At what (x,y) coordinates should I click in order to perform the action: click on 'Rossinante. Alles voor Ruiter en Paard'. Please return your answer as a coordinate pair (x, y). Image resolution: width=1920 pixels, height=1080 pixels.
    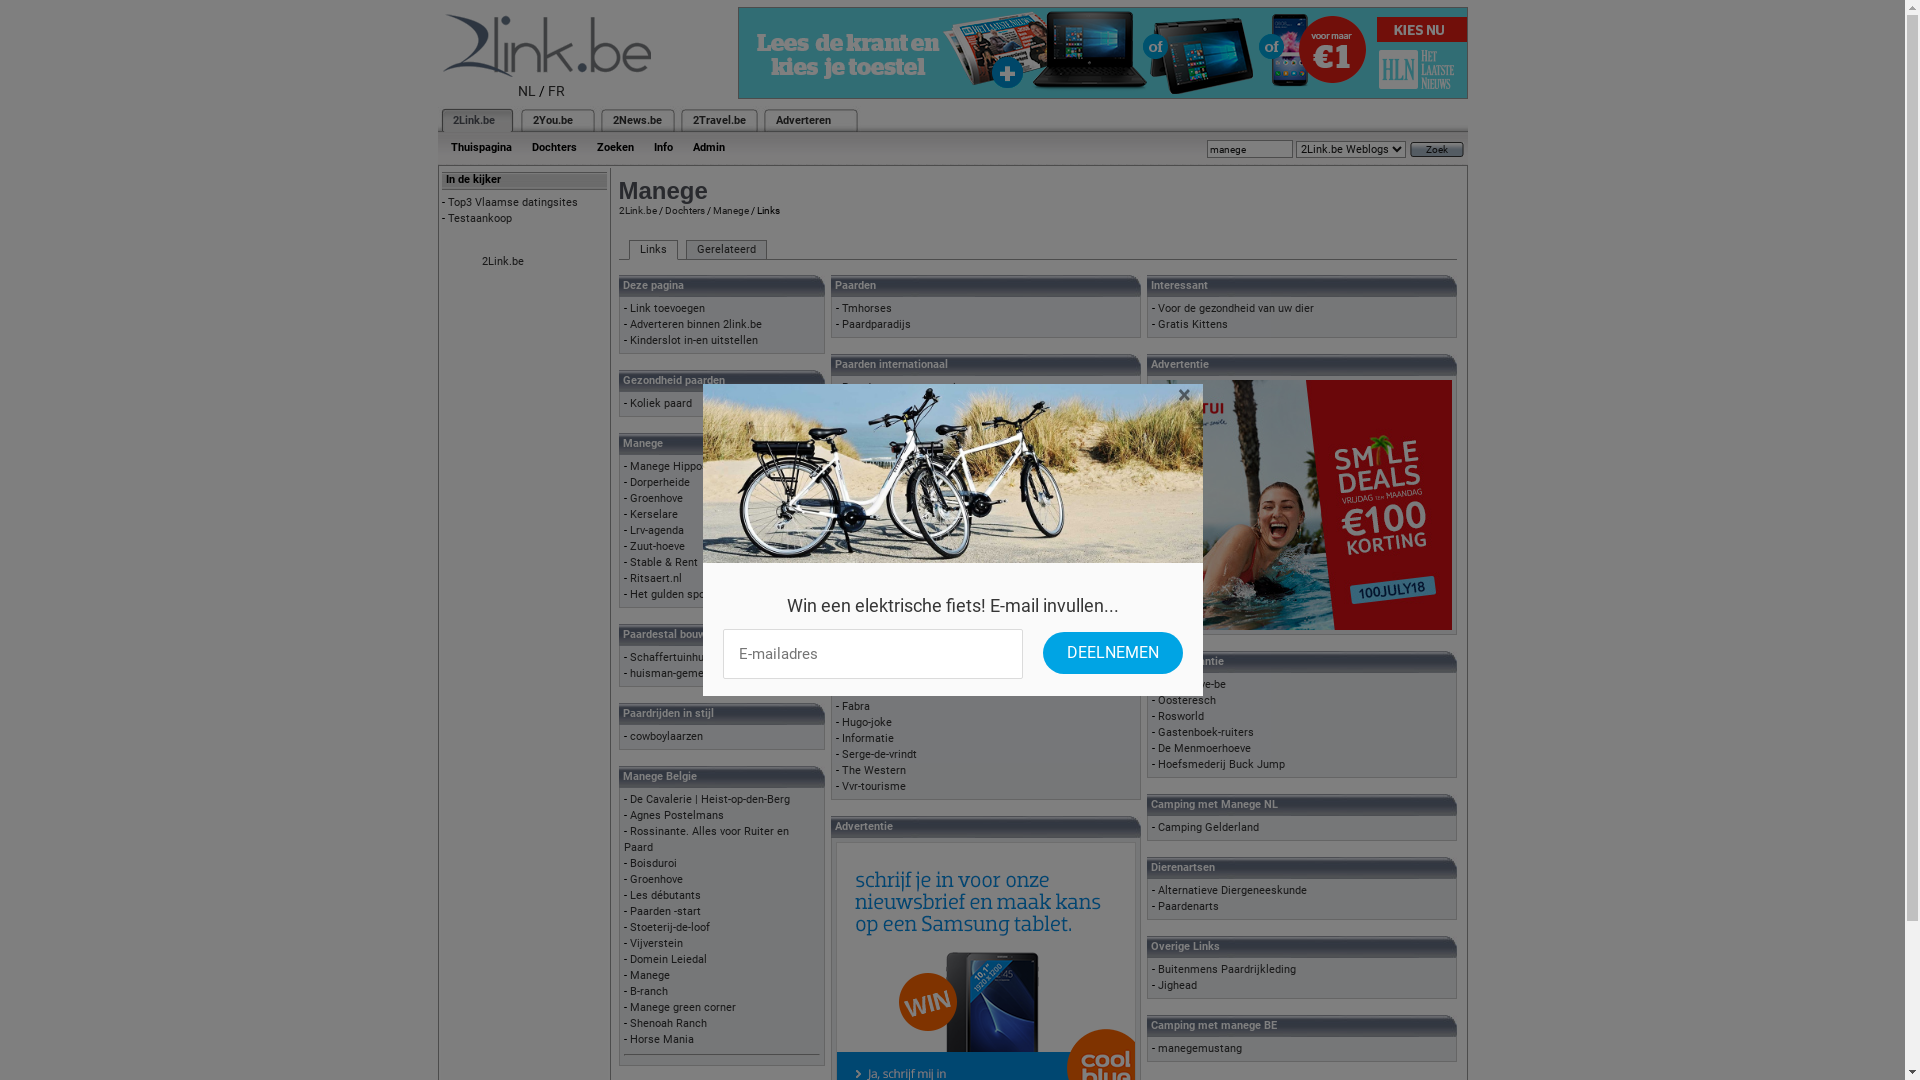
    Looking at the image, I should click on (623, 839).